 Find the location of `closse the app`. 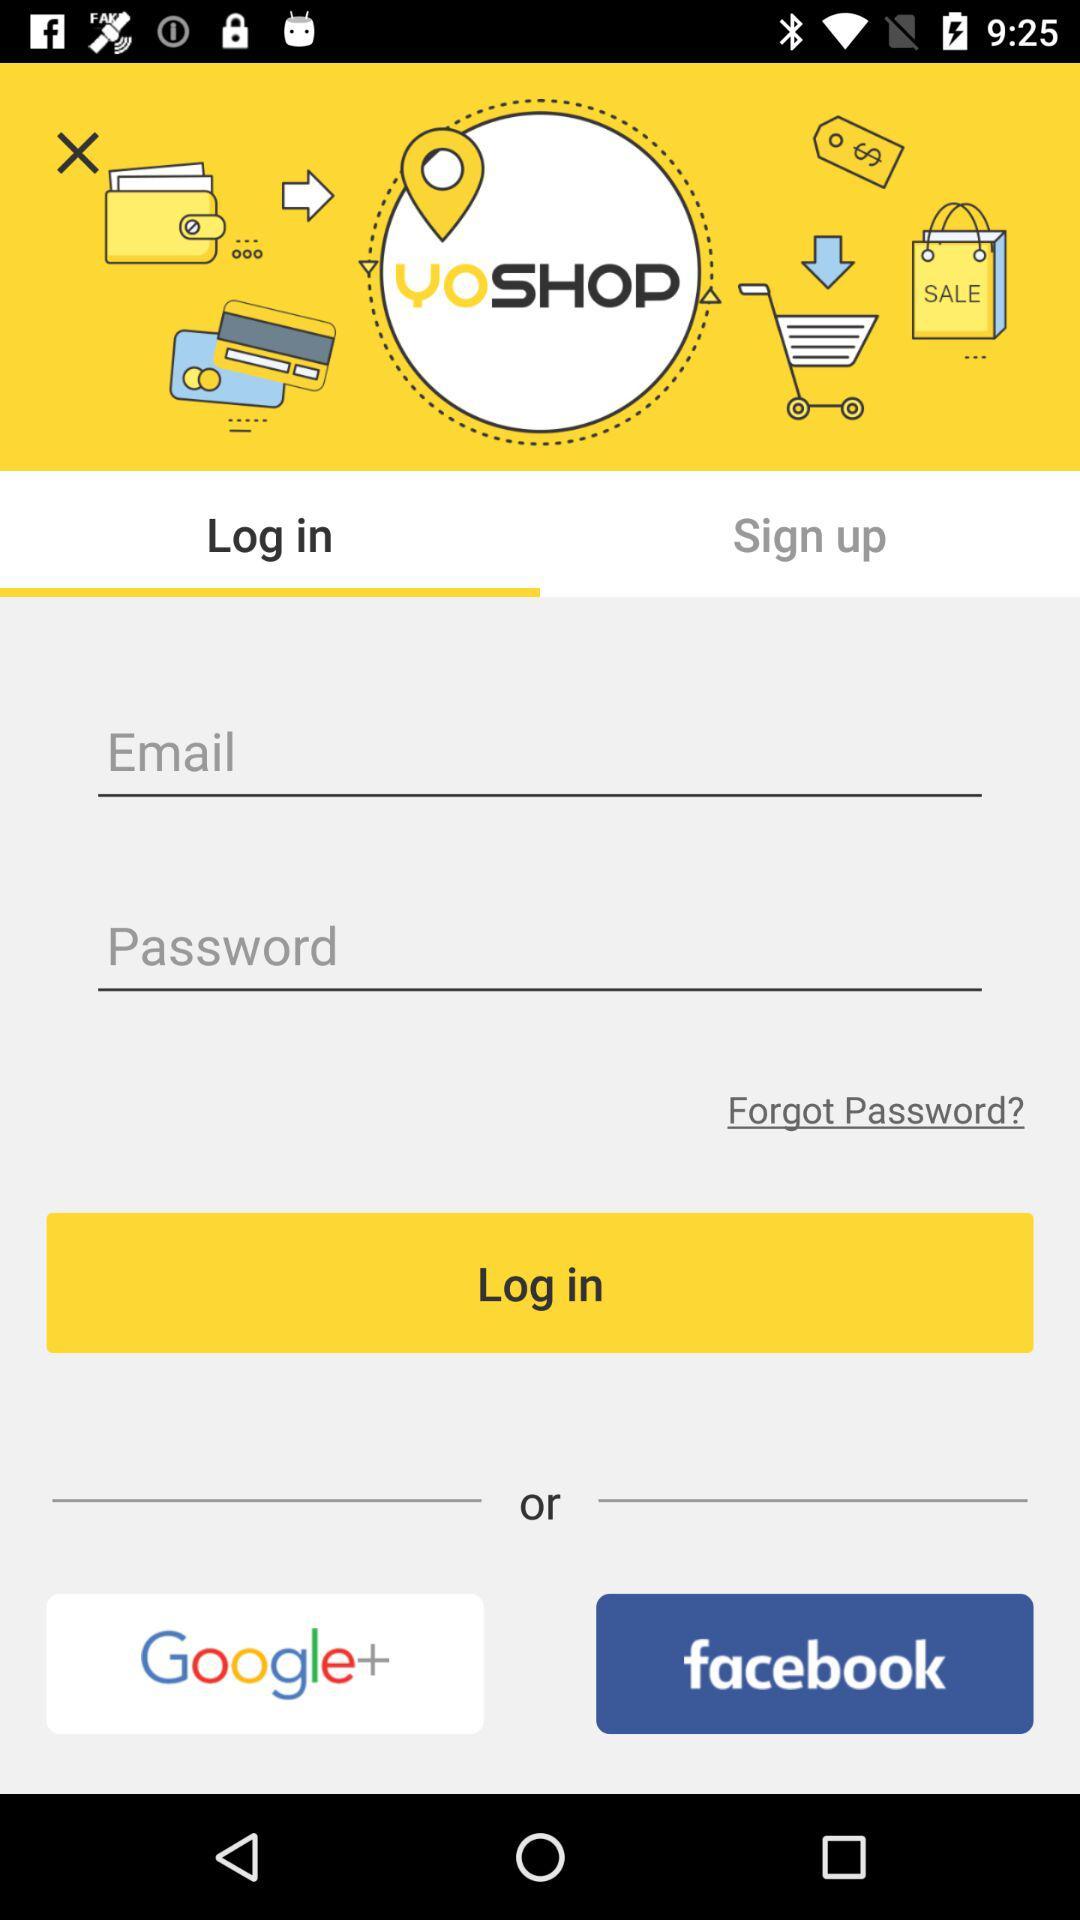

closse the app is located at coordinates (76, 152).